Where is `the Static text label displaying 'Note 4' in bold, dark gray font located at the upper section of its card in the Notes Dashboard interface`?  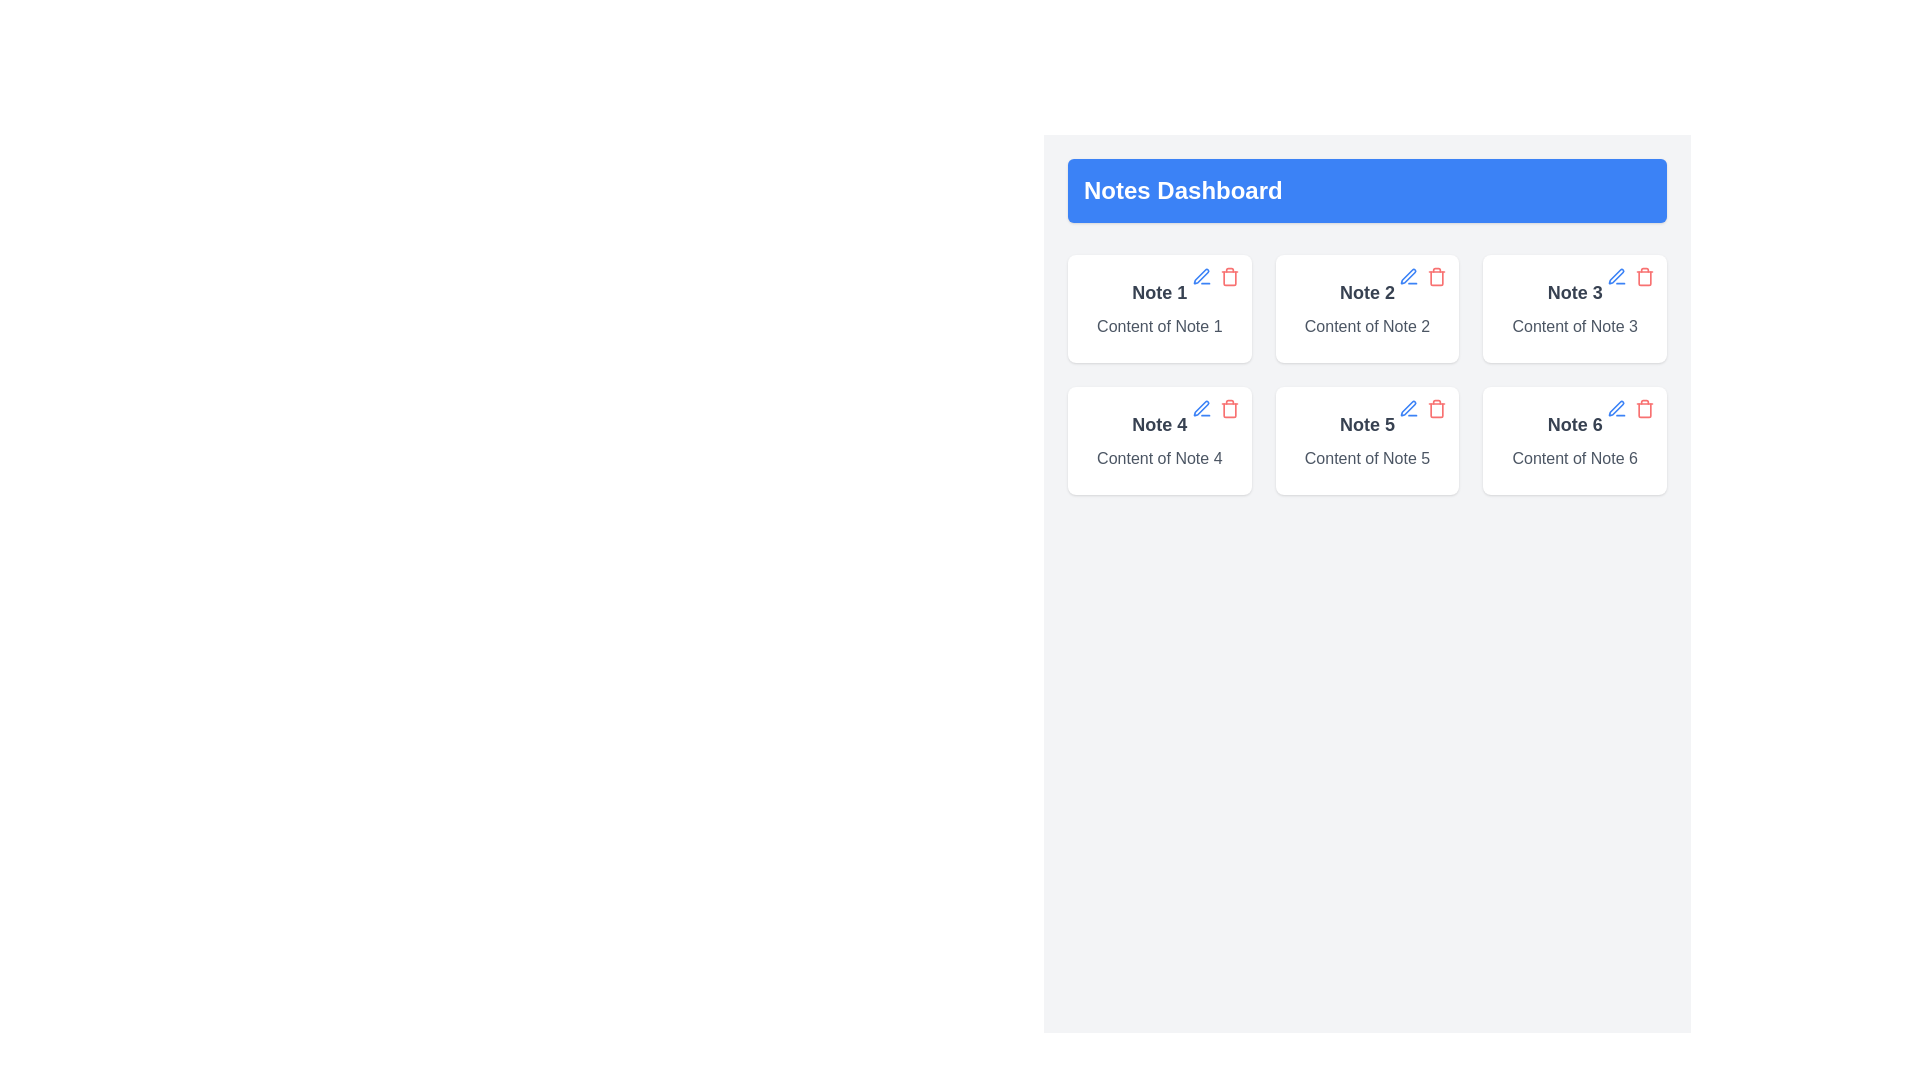 the Static text label displaying 'Note 4' in bold, dark gray font located at the upper section of its card in the Notes Dashboard interface is located at coordinates (1159, 423).